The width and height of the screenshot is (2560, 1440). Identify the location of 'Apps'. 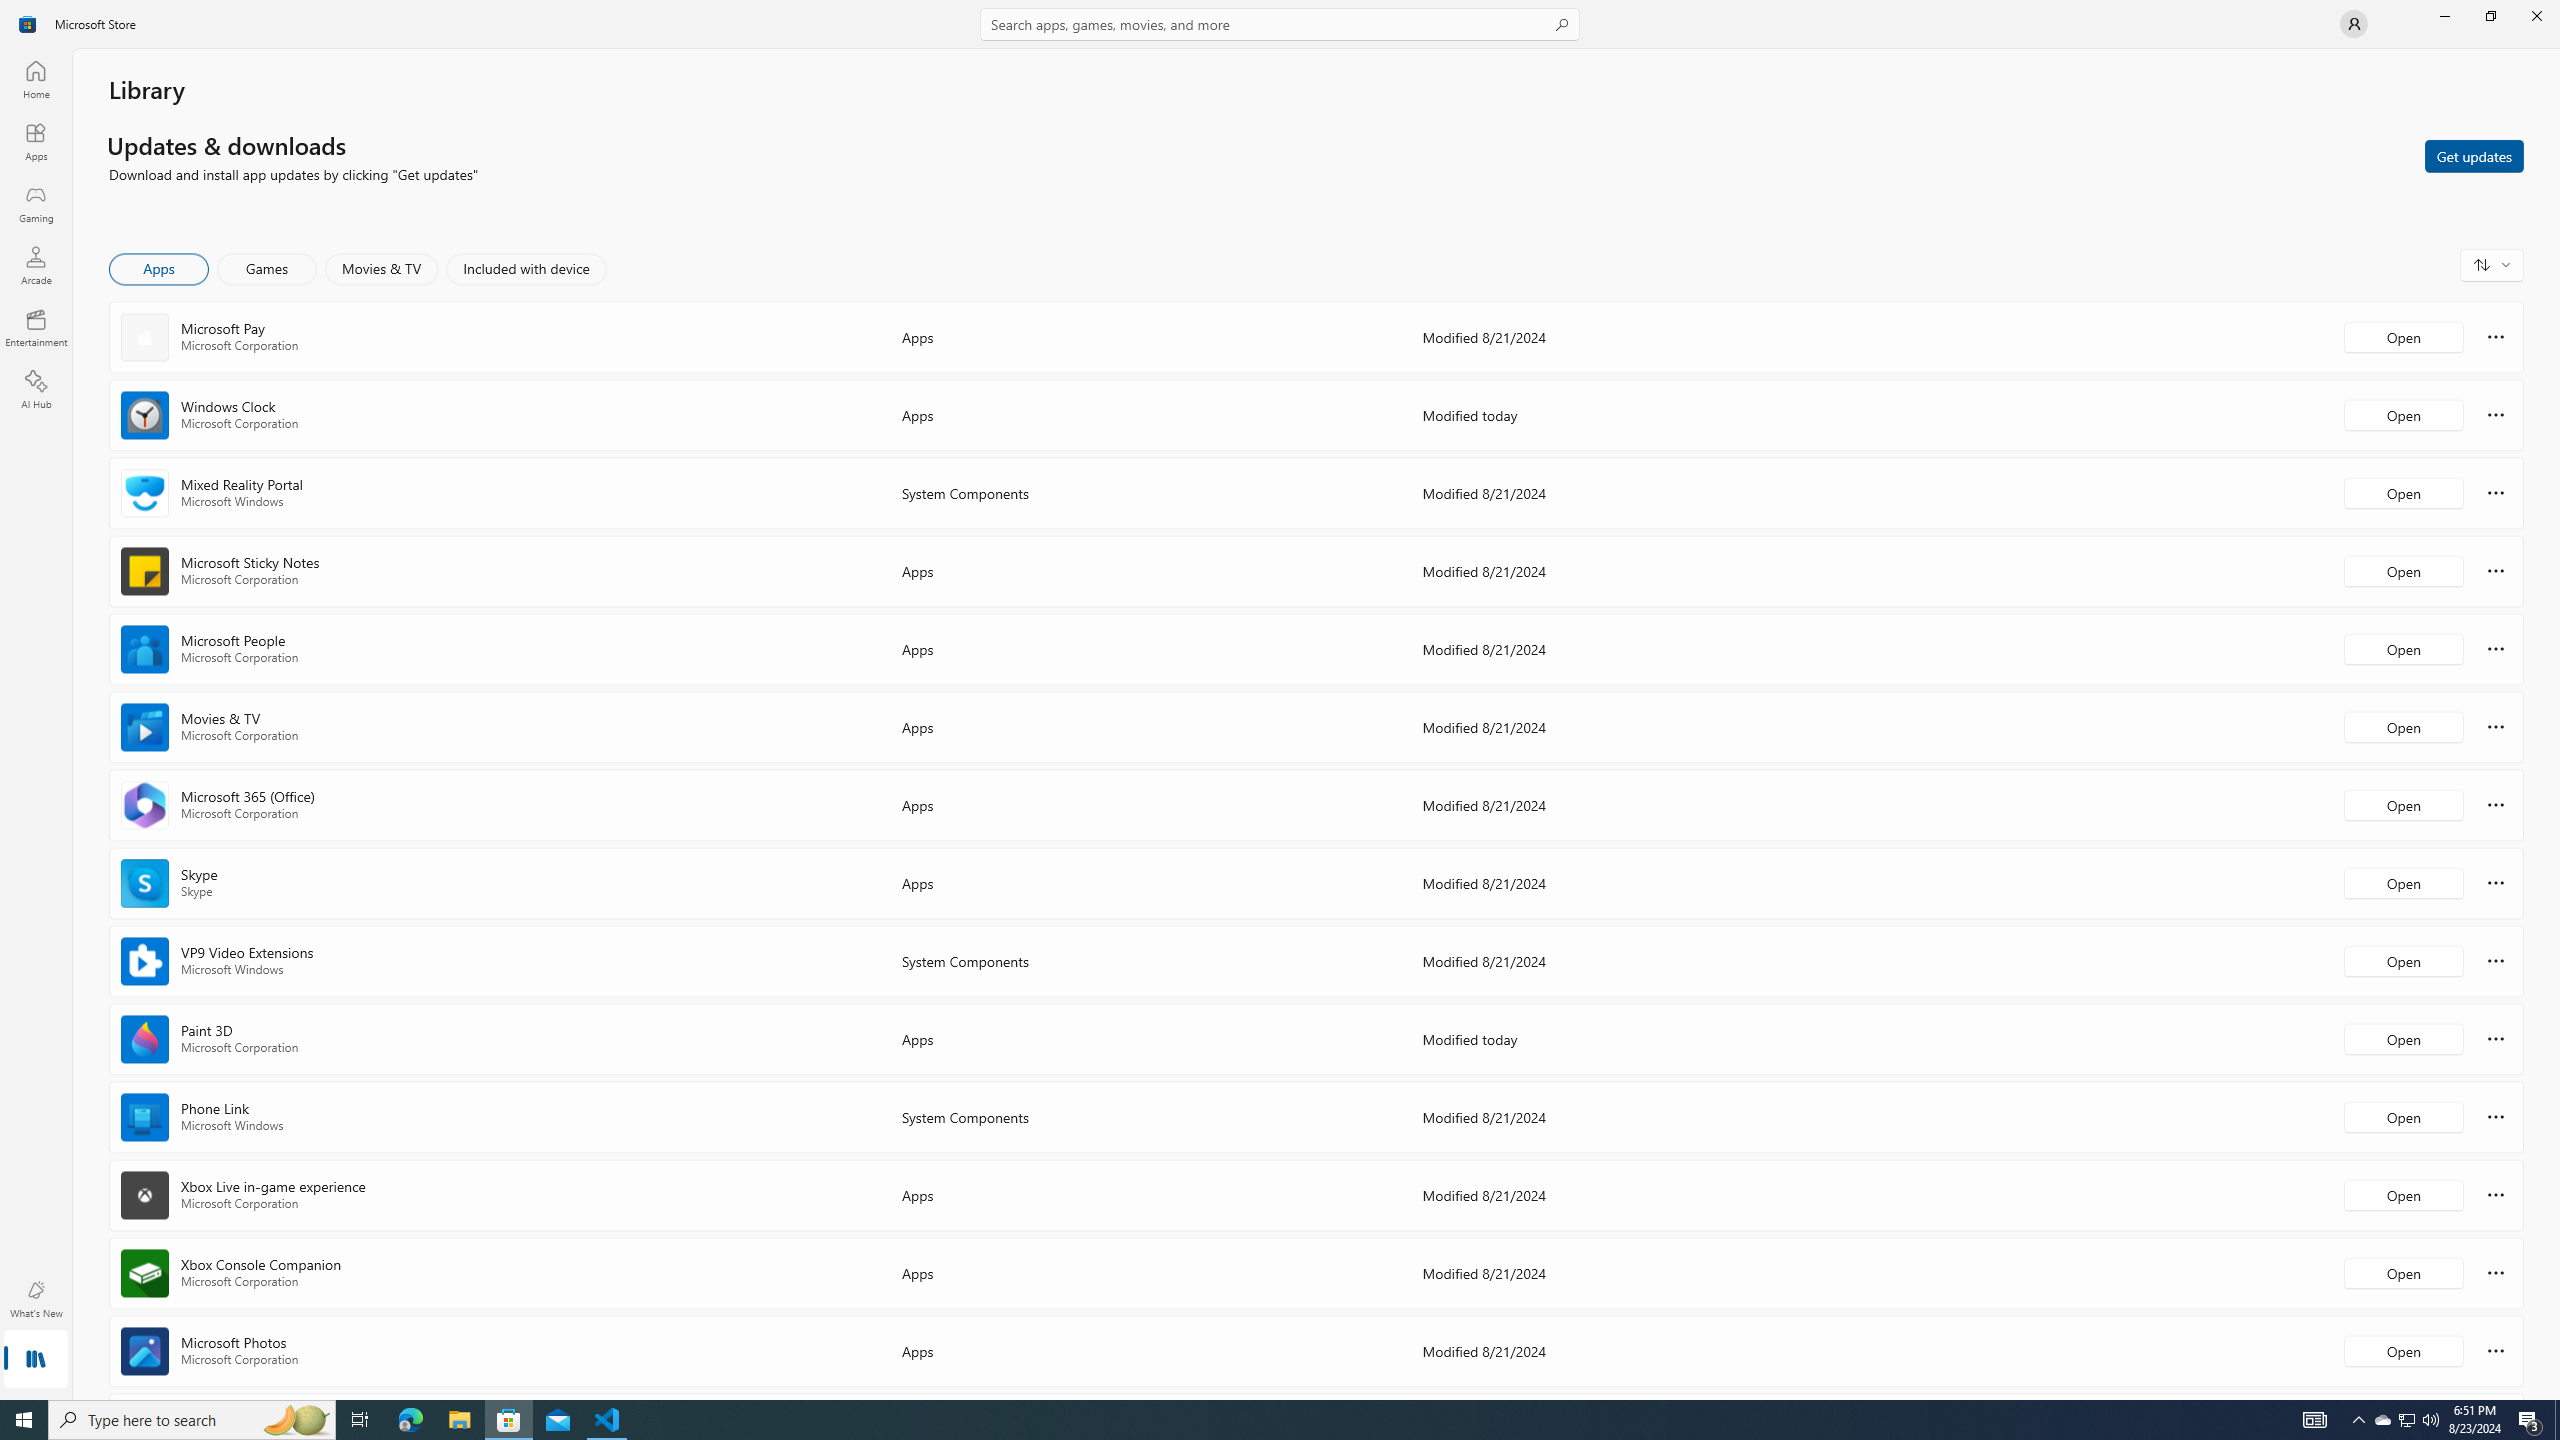
(34, 141).